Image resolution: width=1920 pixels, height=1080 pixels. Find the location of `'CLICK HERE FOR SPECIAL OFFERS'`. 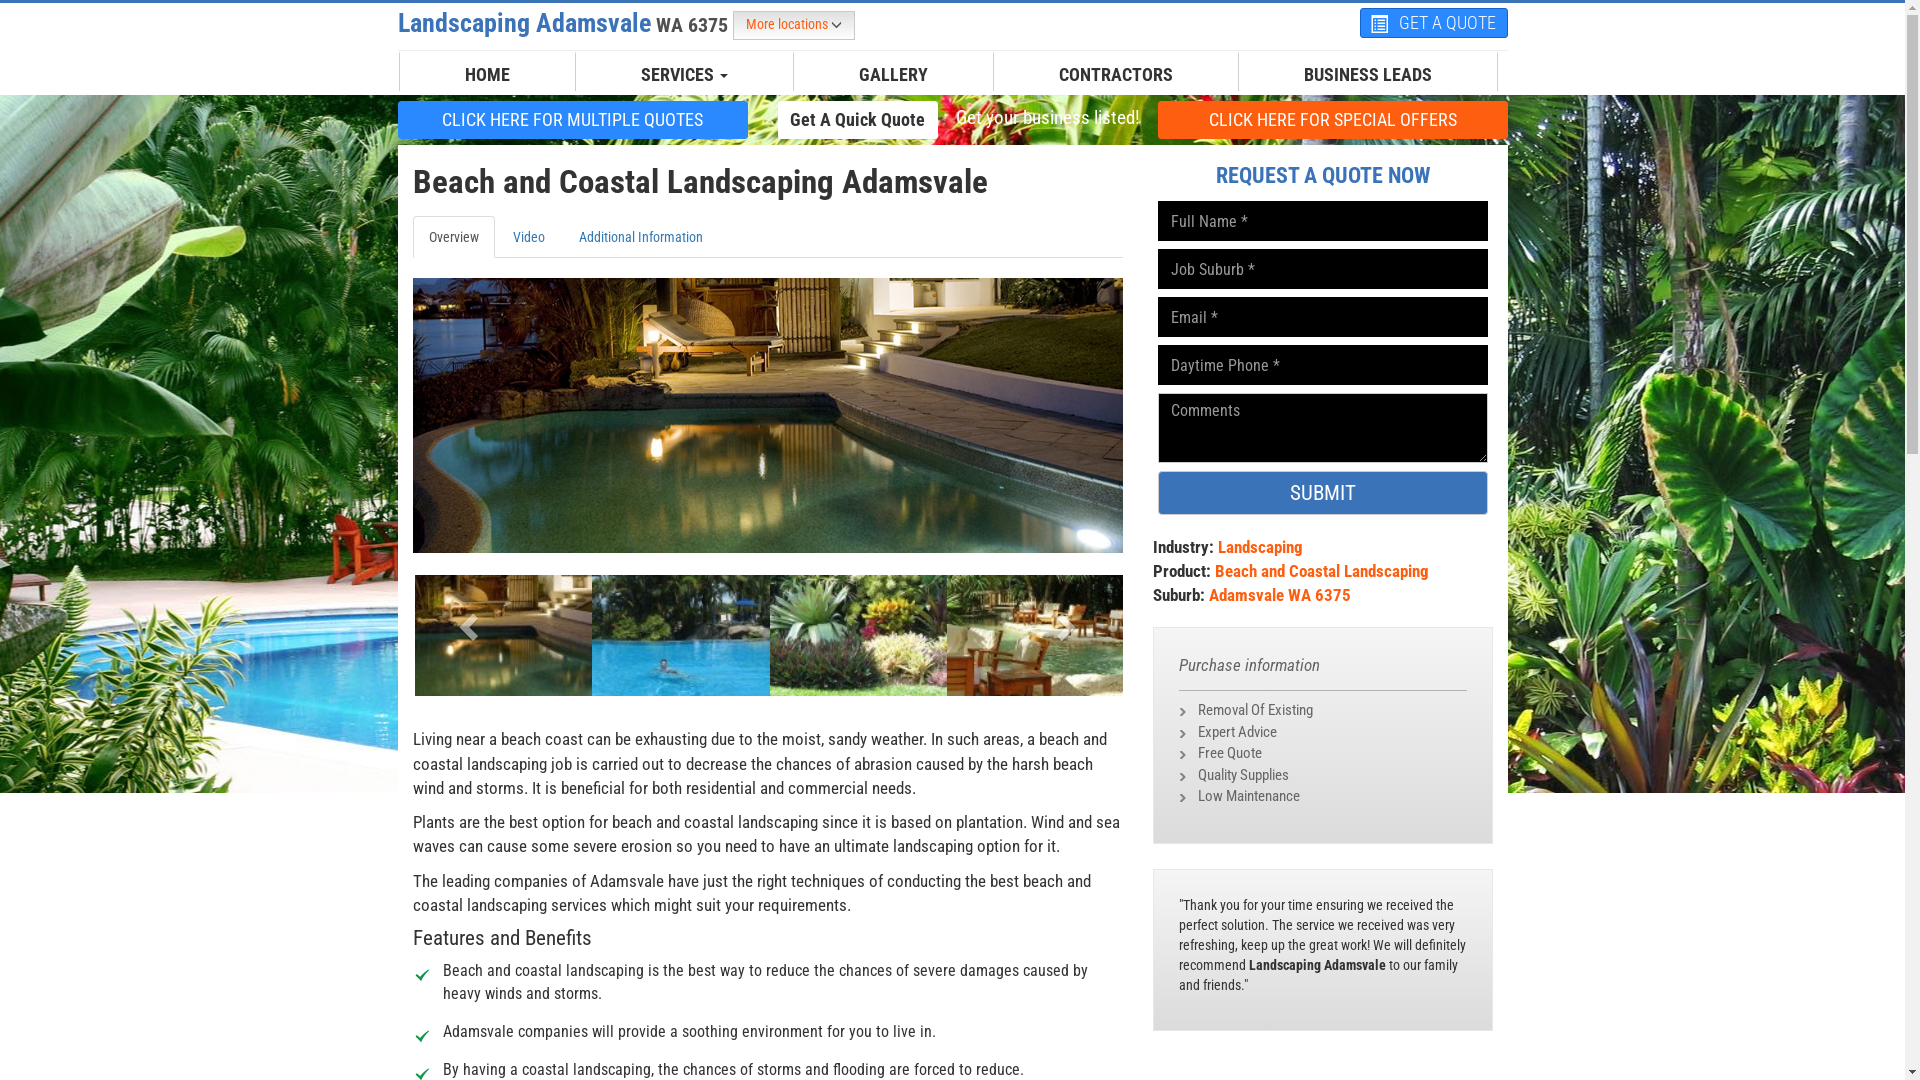

'CLICK HERE FOR SPECIAL OFFERS' is located at coordinates (1333, 119).